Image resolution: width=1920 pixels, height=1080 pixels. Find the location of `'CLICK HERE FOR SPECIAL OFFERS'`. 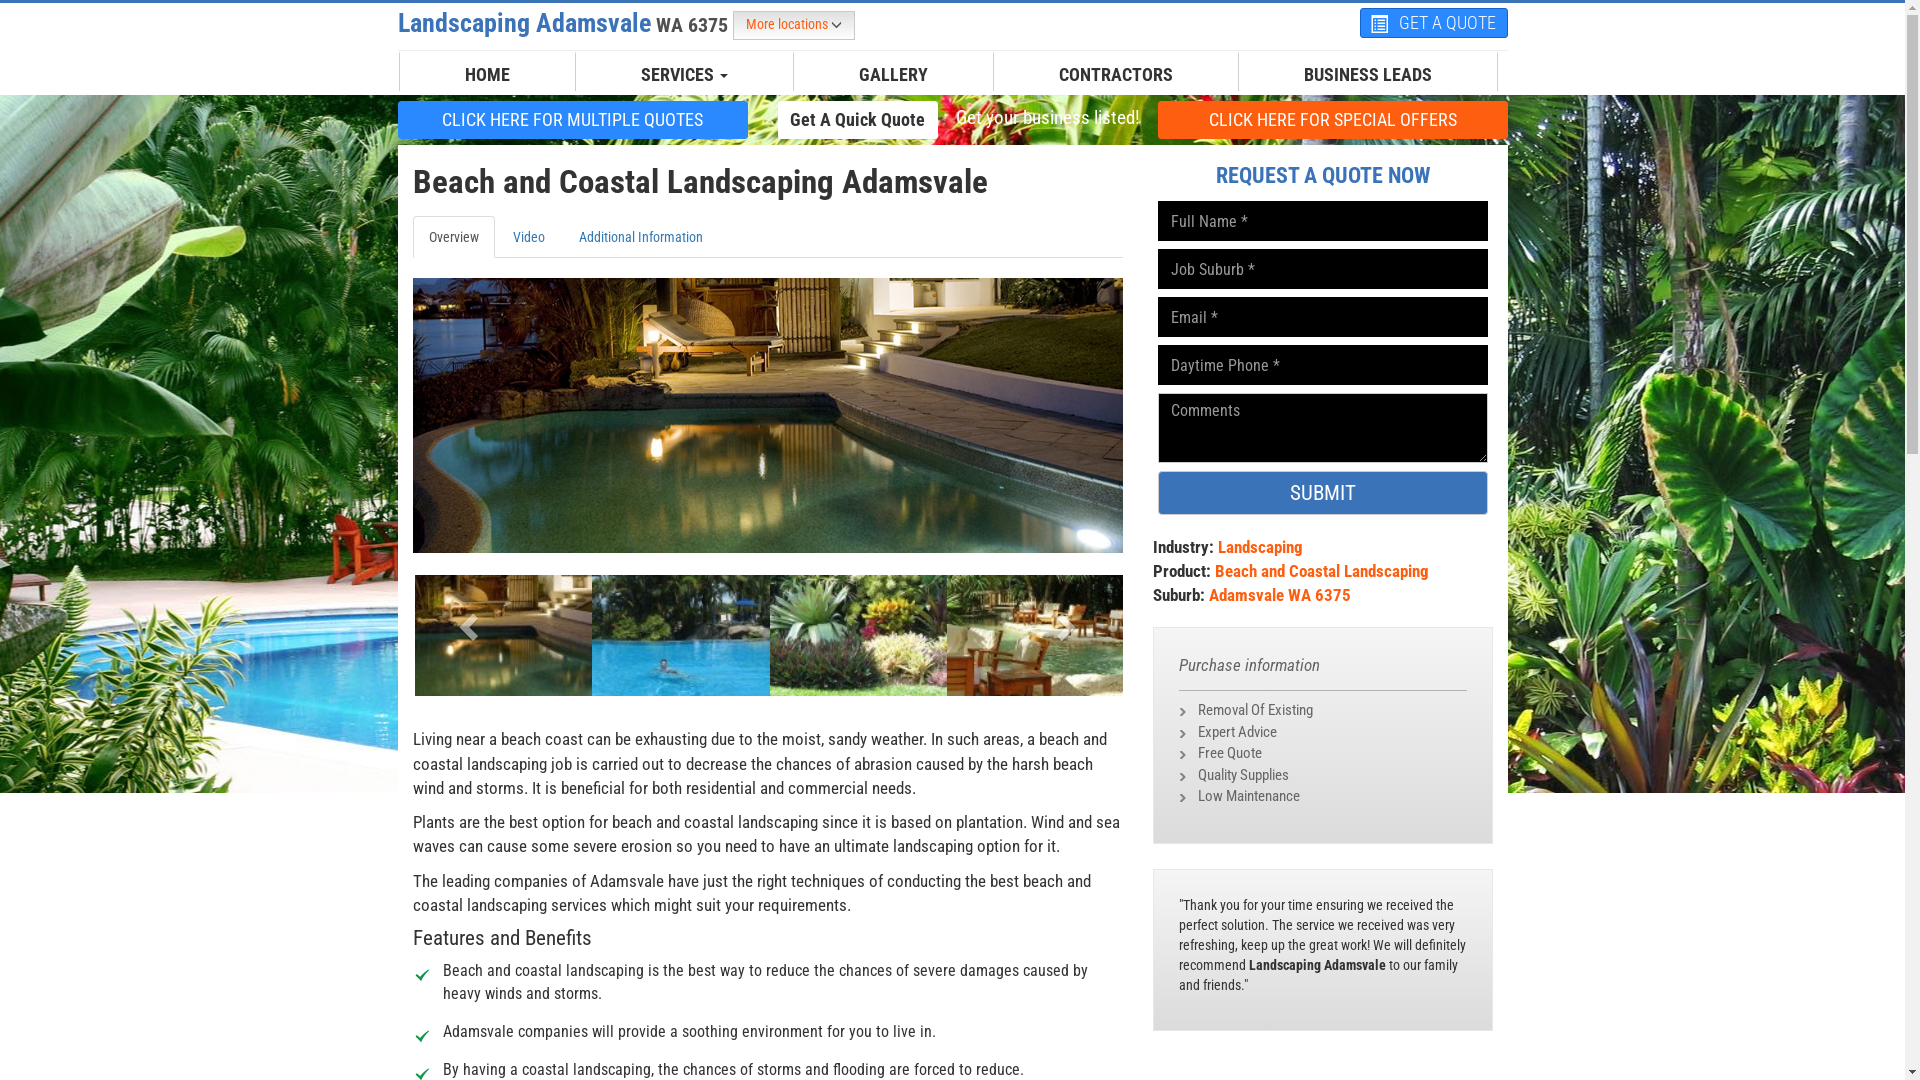

'CLICK HERE FOR SPECIAL OFFERS' is located at coordinates (1333, 119).